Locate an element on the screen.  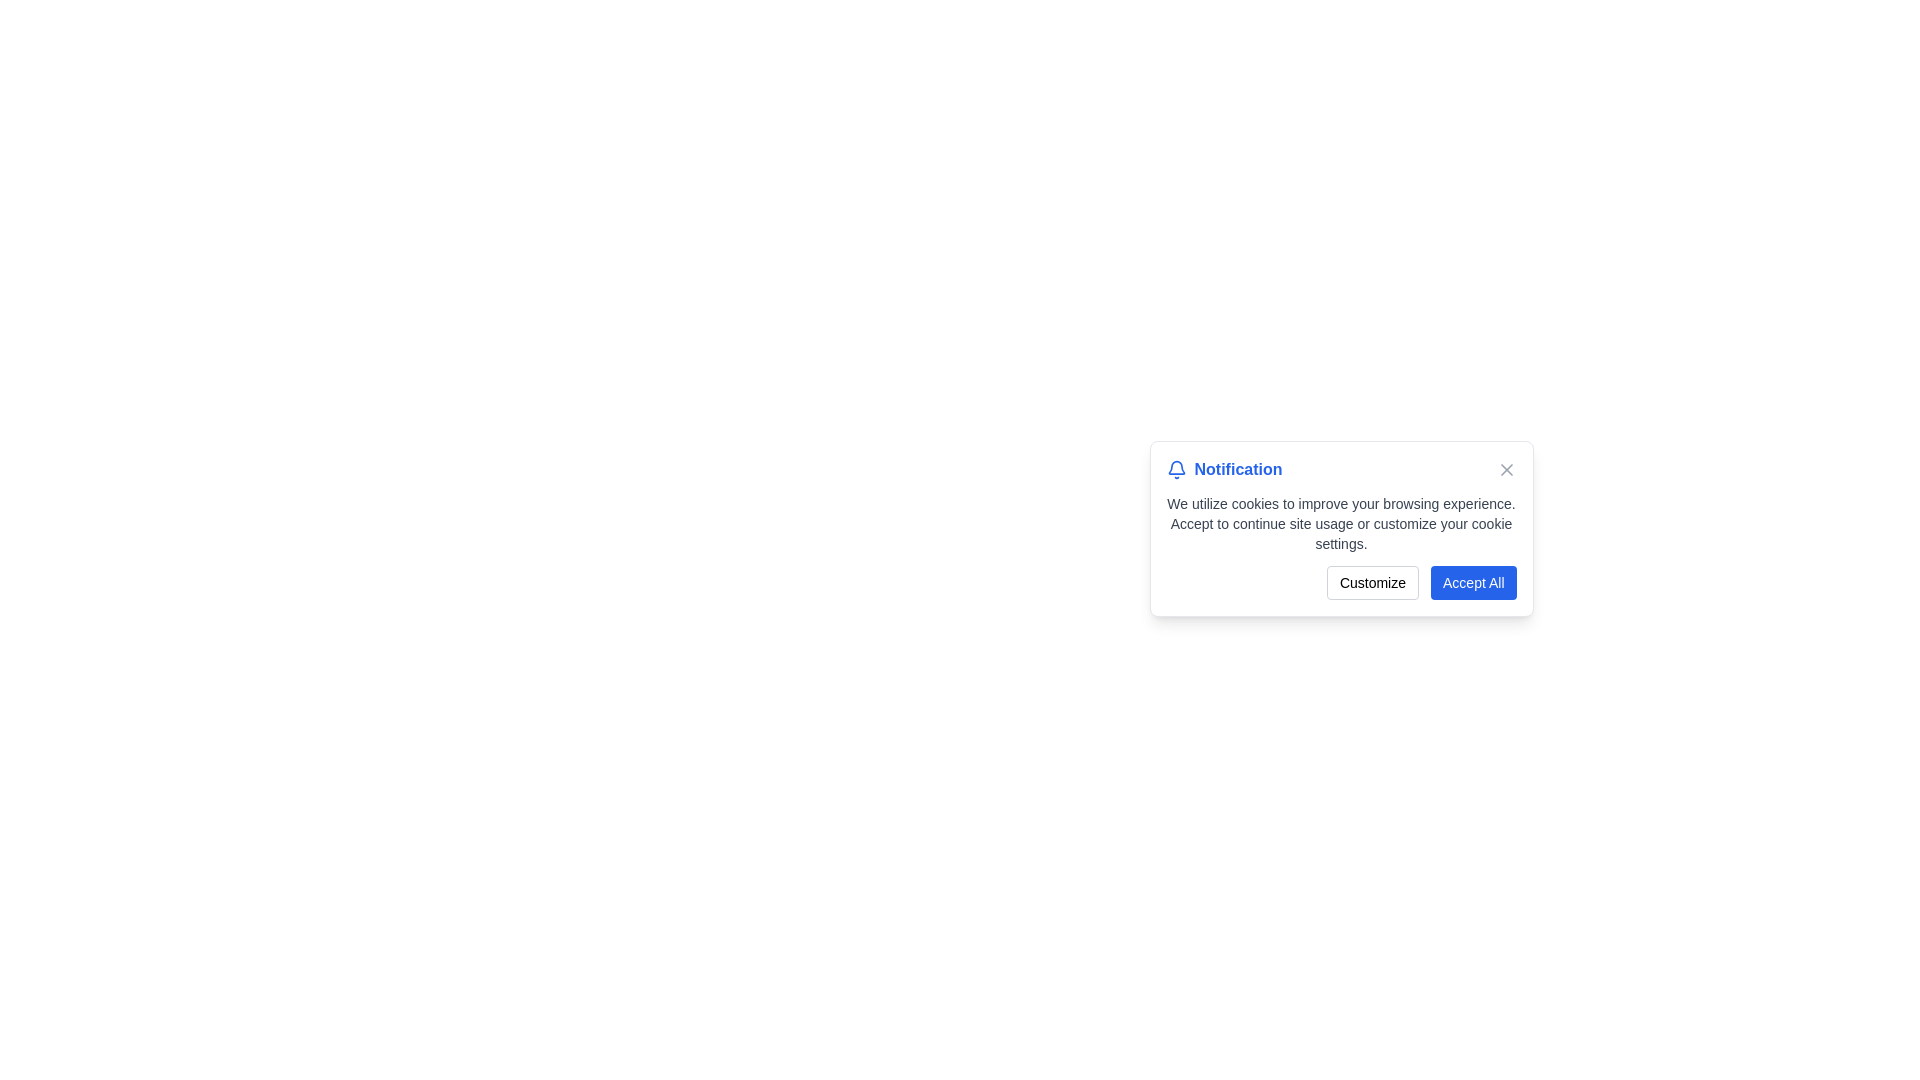
static text message stating 'We utilize cookies to improve your browsing experience. Accept to continue site usage or customize your cookie settings.' which is displayed in a notification modal, positioned centrally below the title 'Notification' and above the buttons 'Customize' and 'Accept All' is located at coordinates (1341, 523).